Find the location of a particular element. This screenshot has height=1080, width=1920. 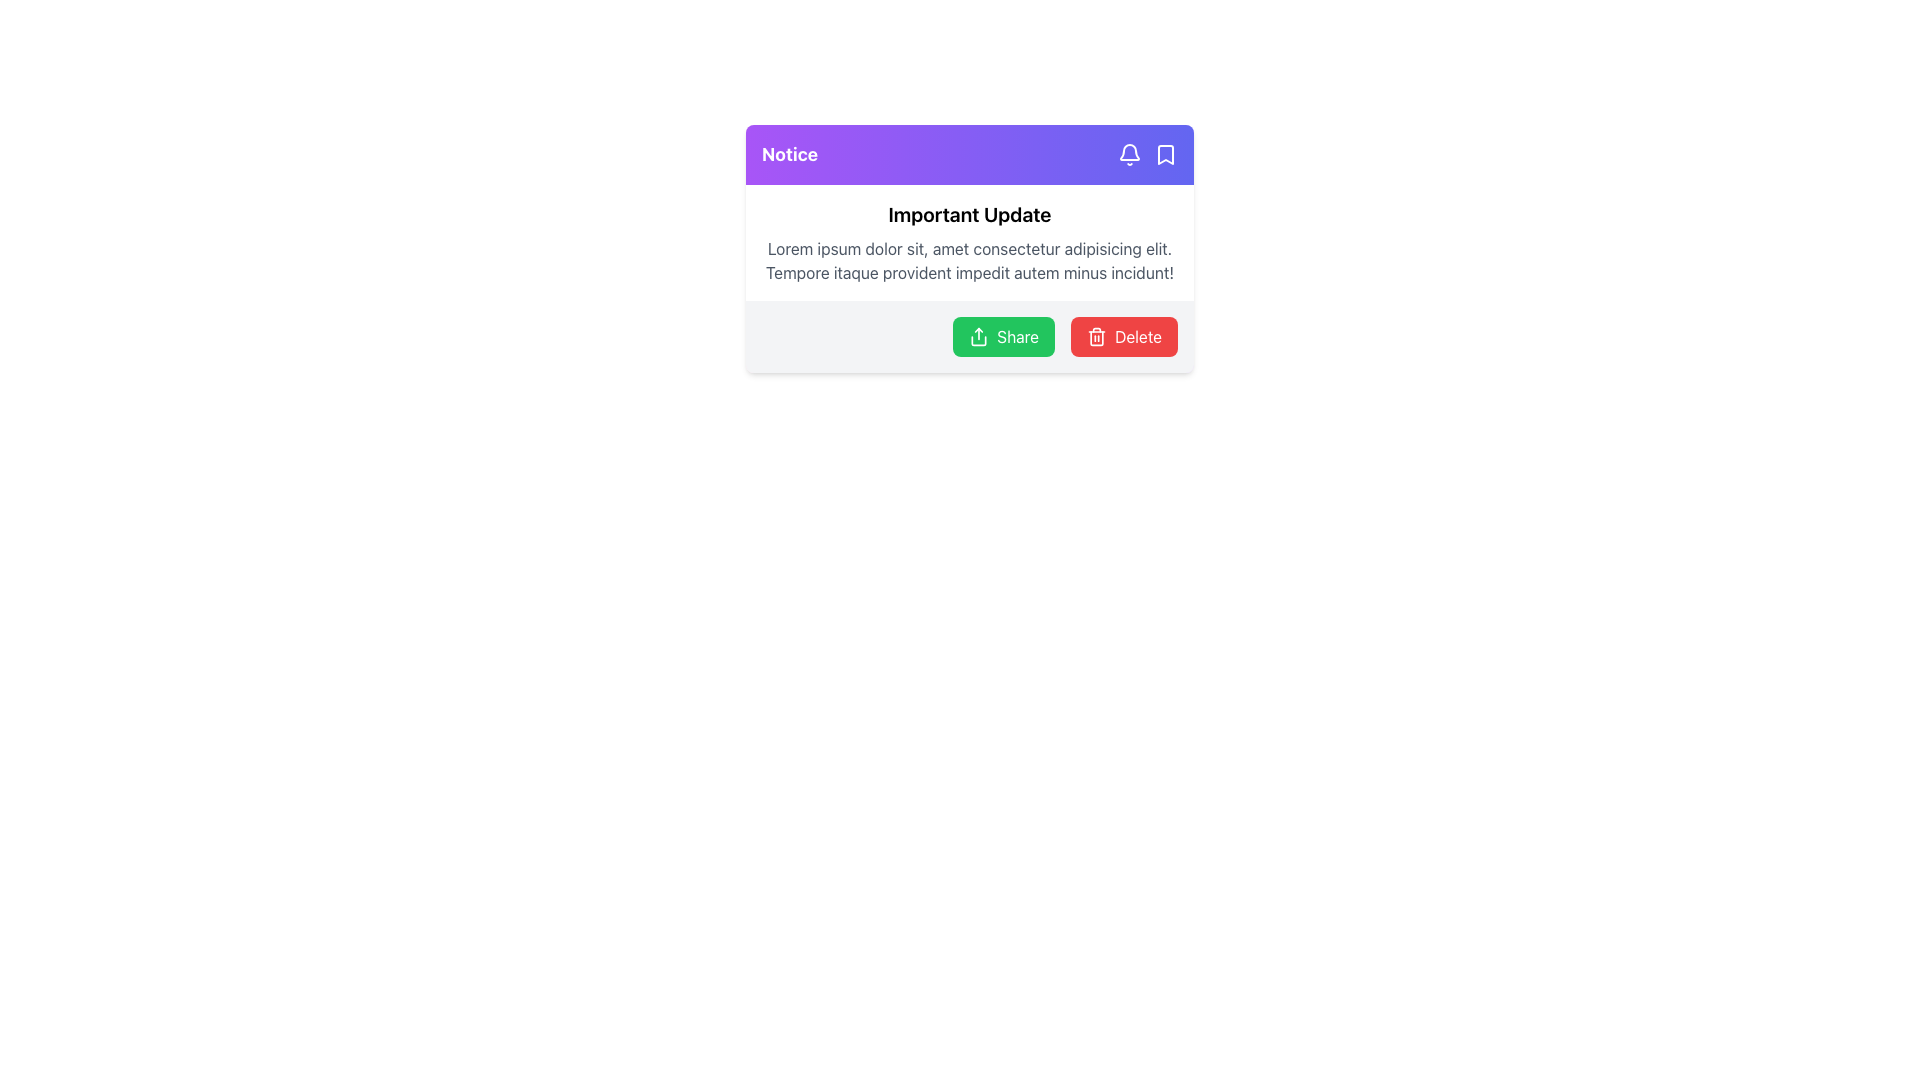

the bookmark icon located at the upper-right corner of the notification card, adjacent to the bell icon is located at coordinates (1166, 153).